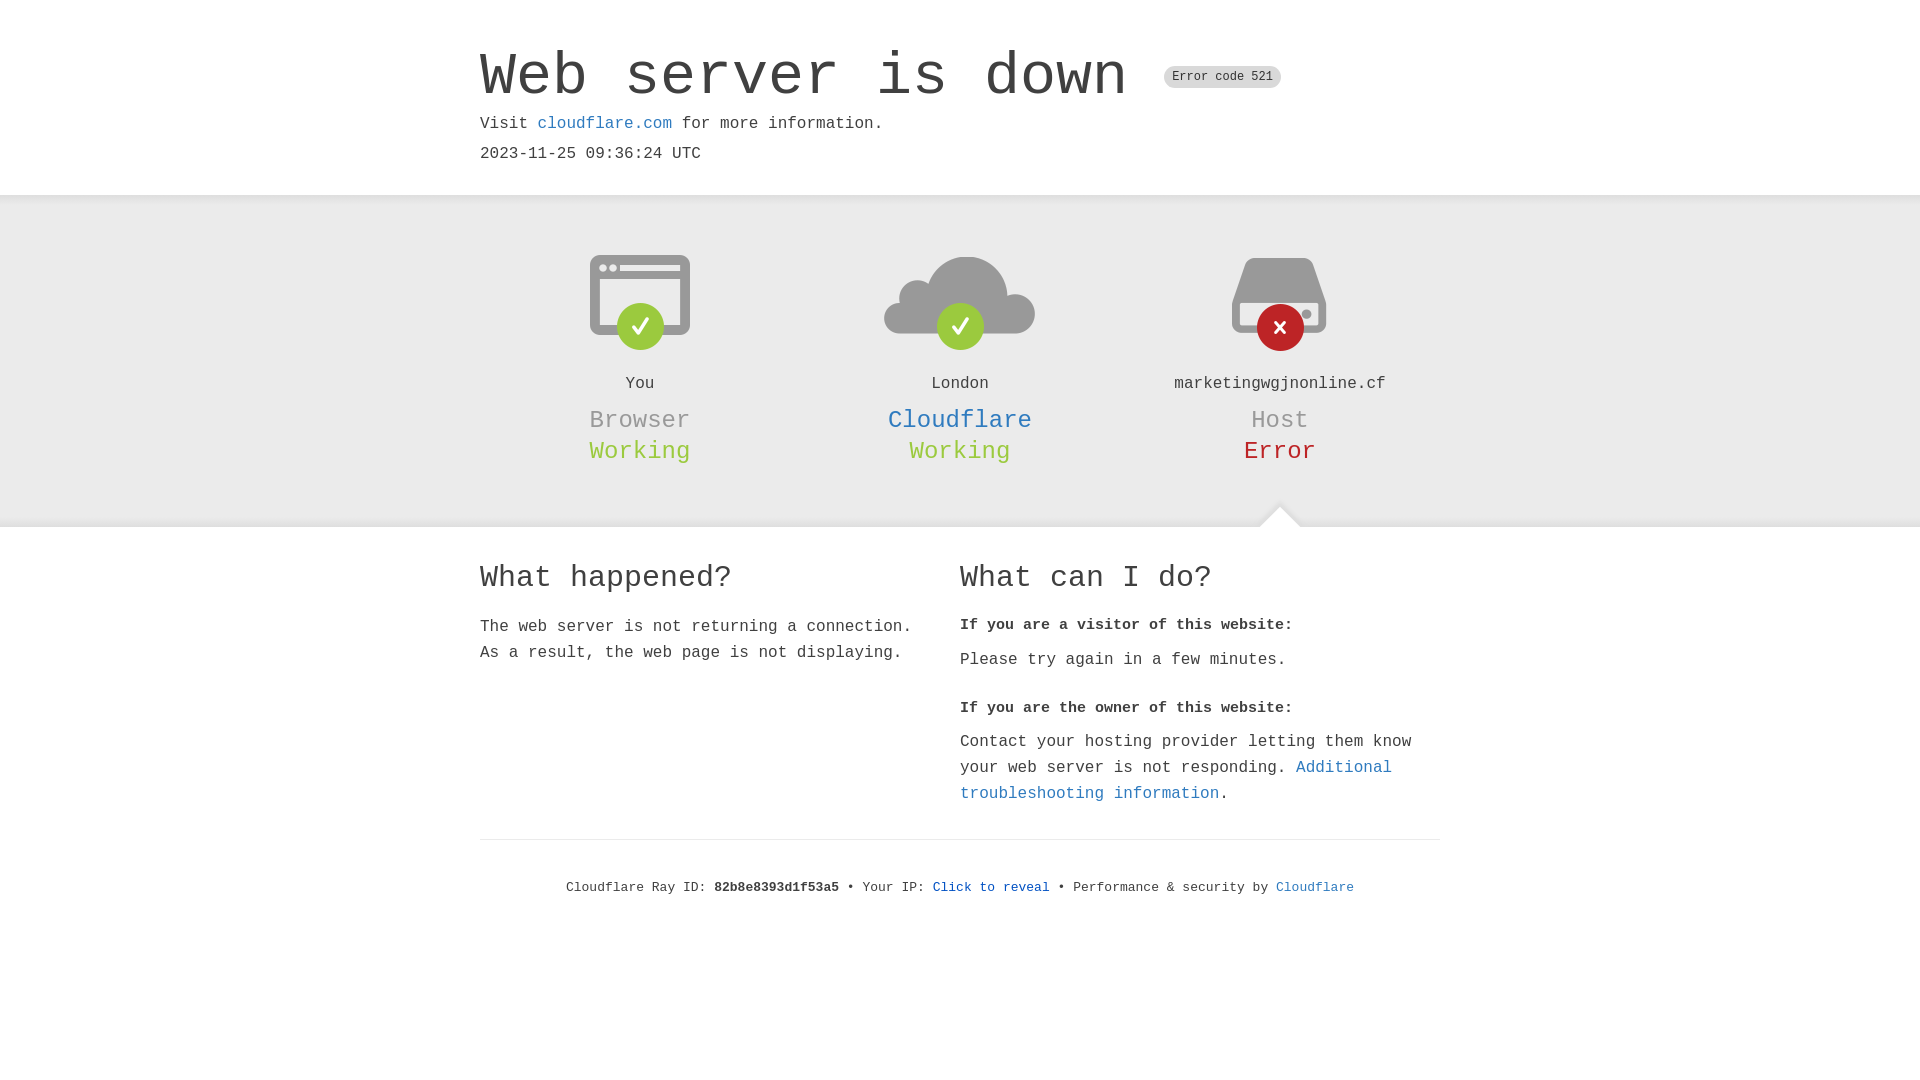  I want to click on 'Cloudflare', so click(960, 419).